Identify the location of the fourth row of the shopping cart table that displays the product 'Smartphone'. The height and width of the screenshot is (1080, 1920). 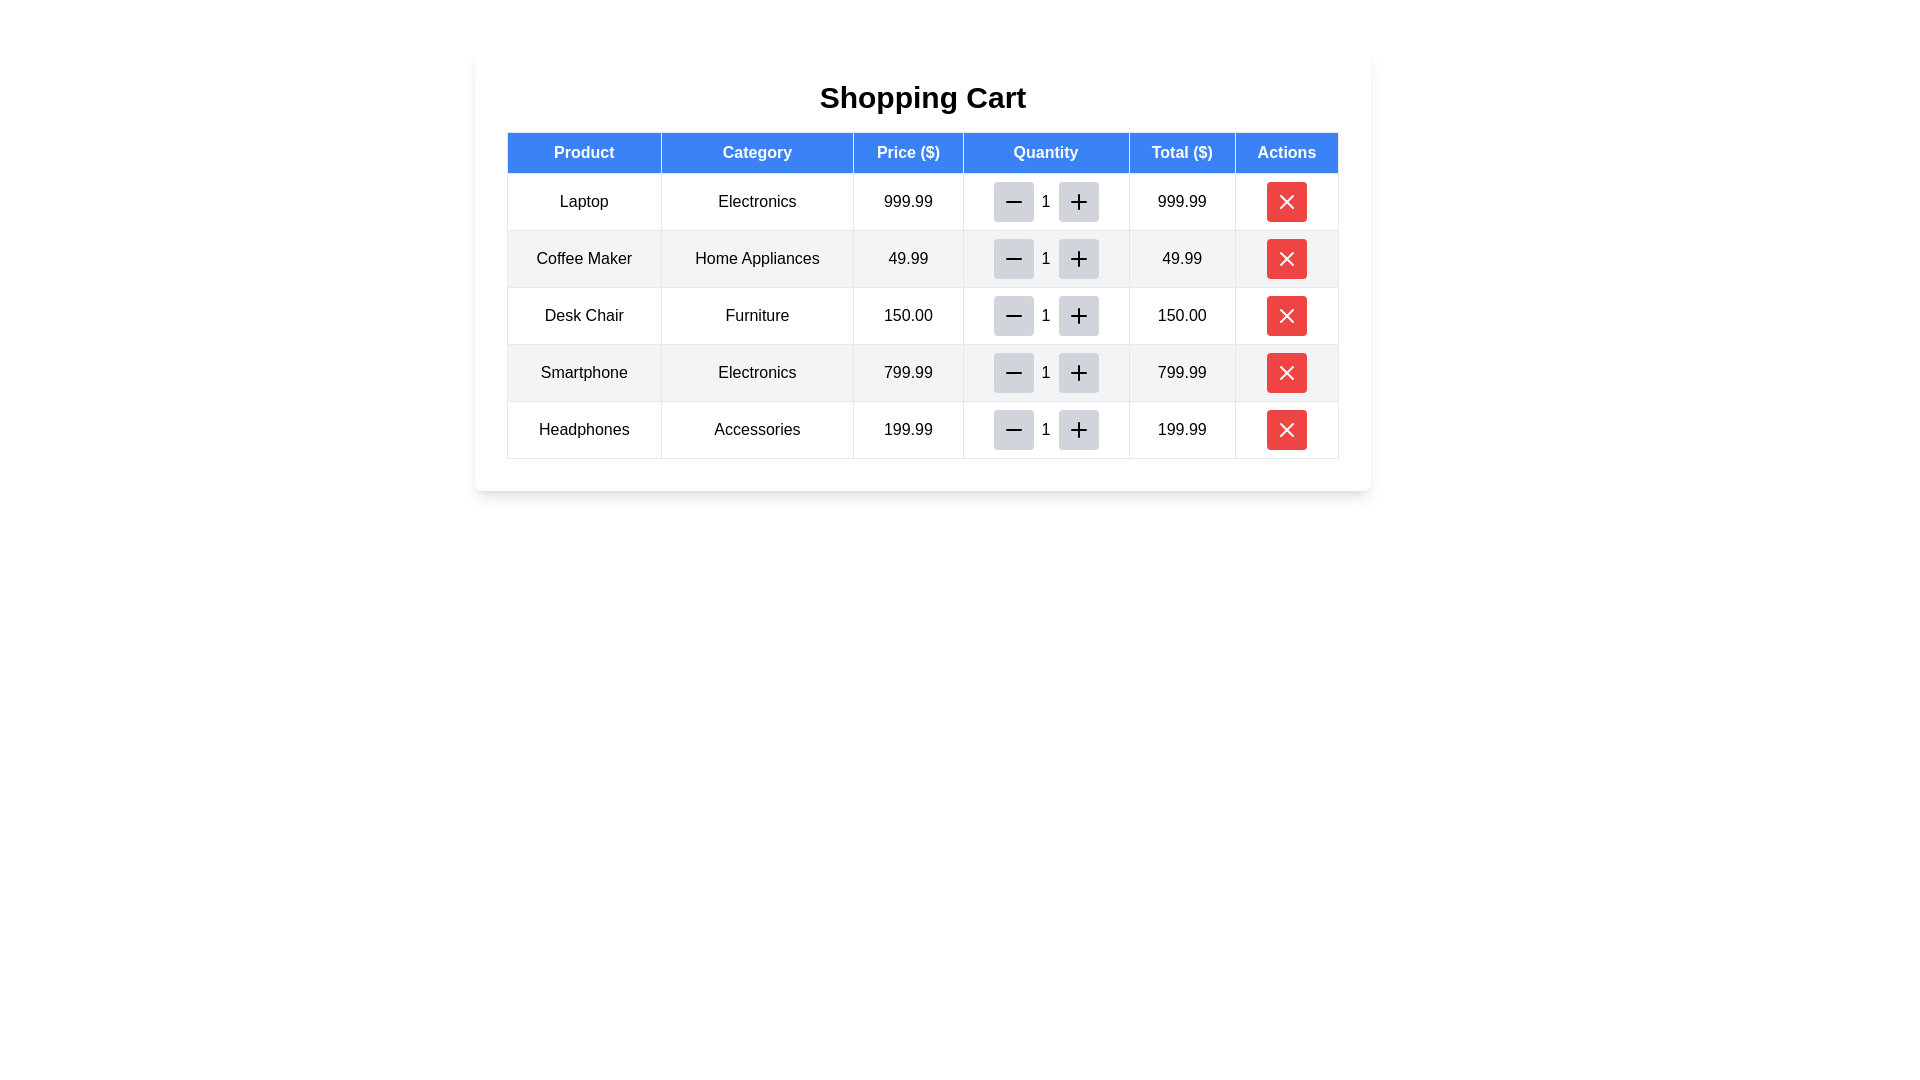
(921, 373).